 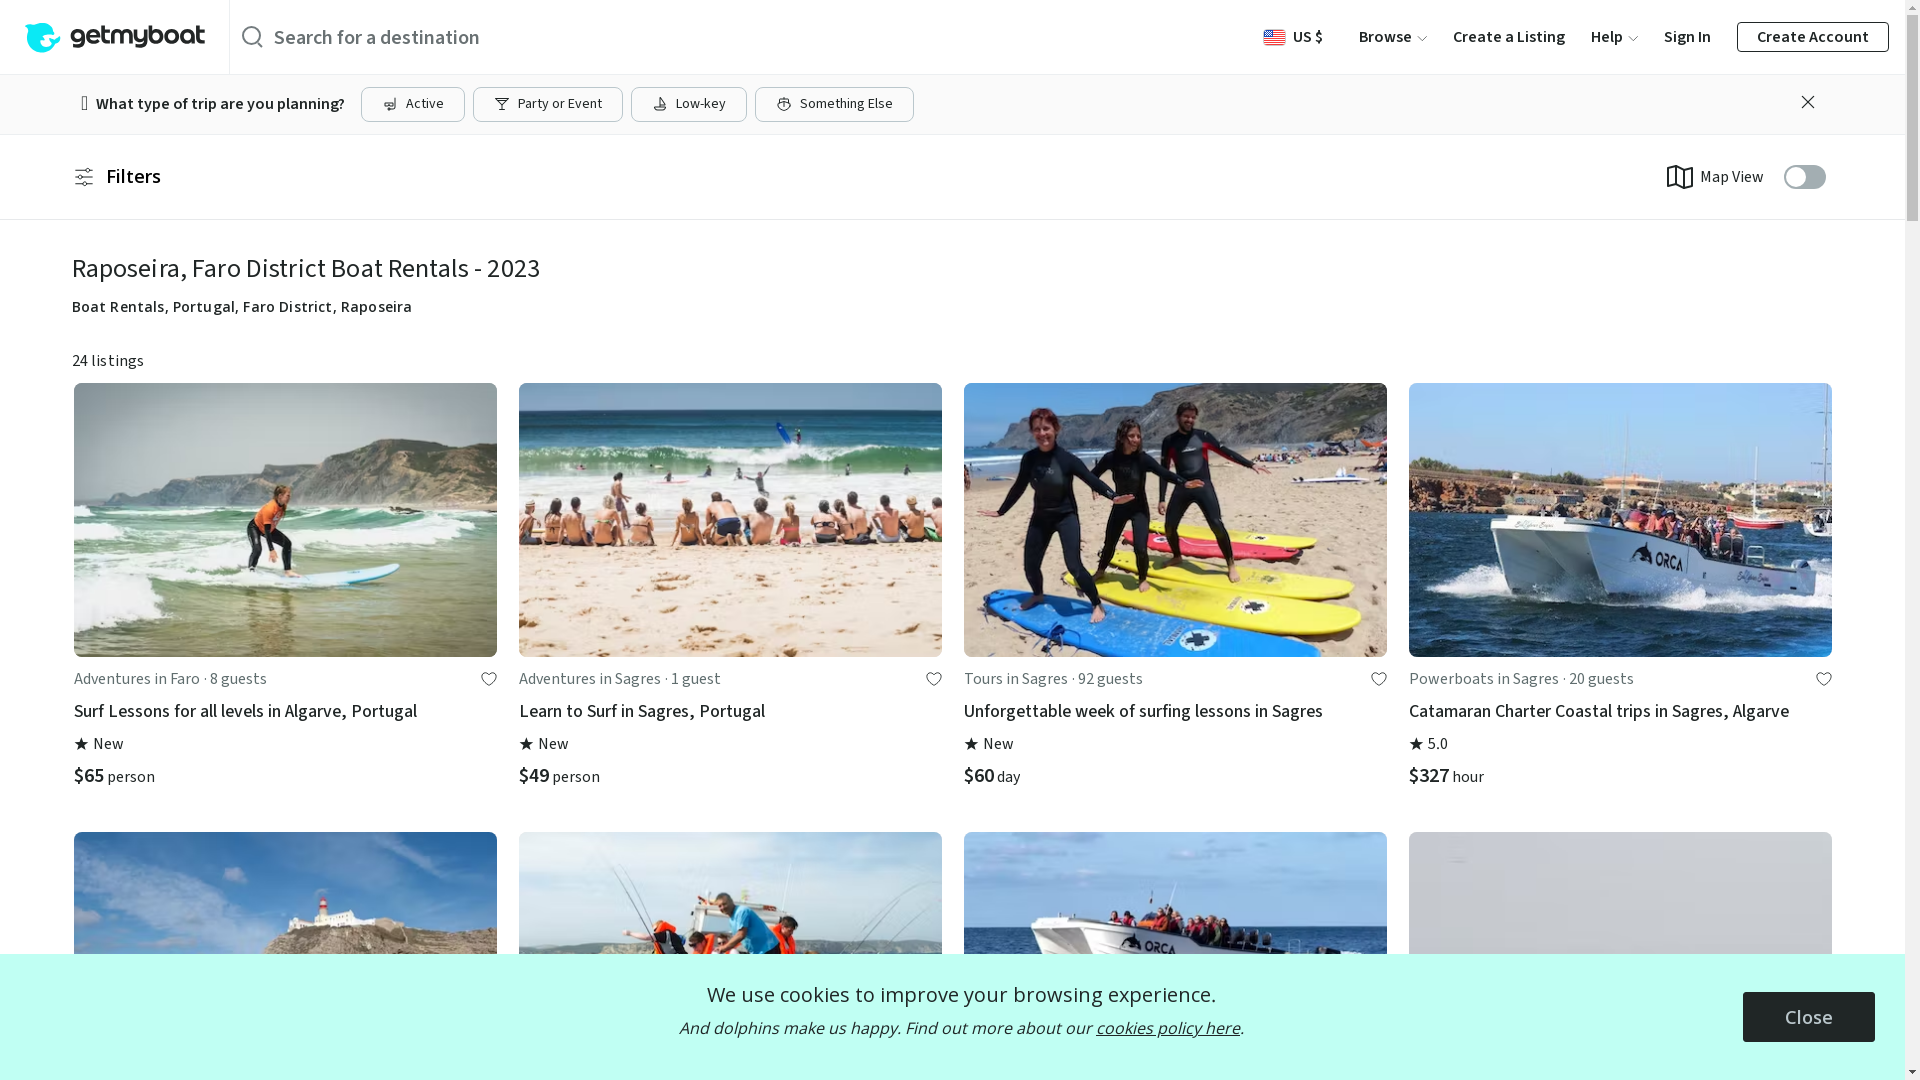 What do you see at coordinates (1614, 37) in the screenshot?
I see `'Help'` at bounding box center [1614, 37].